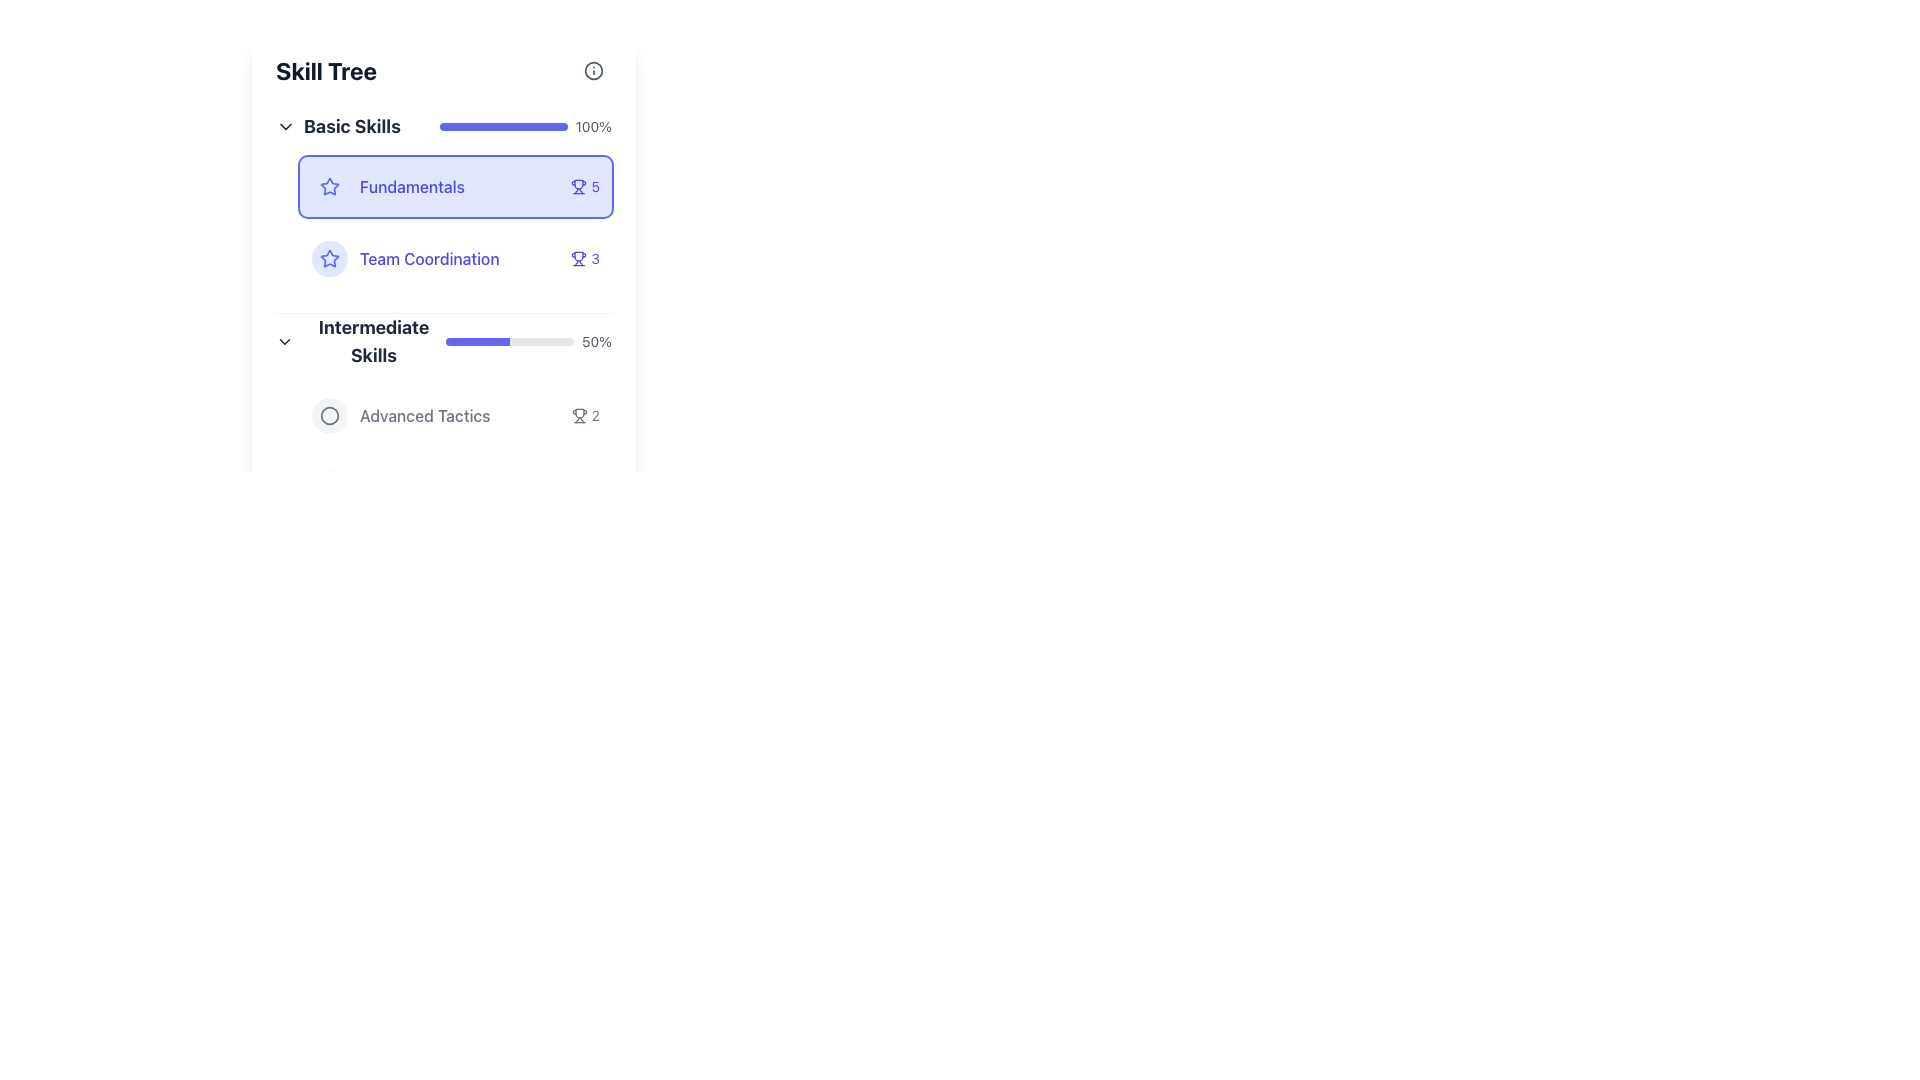 This screenshot has width=1920, height=1080. I want to click on the 'Fundamentals' Text label under the 'Basic Skills' section in the skill tree layout, which includes a star icon and a score or rating, so click(443, 200).